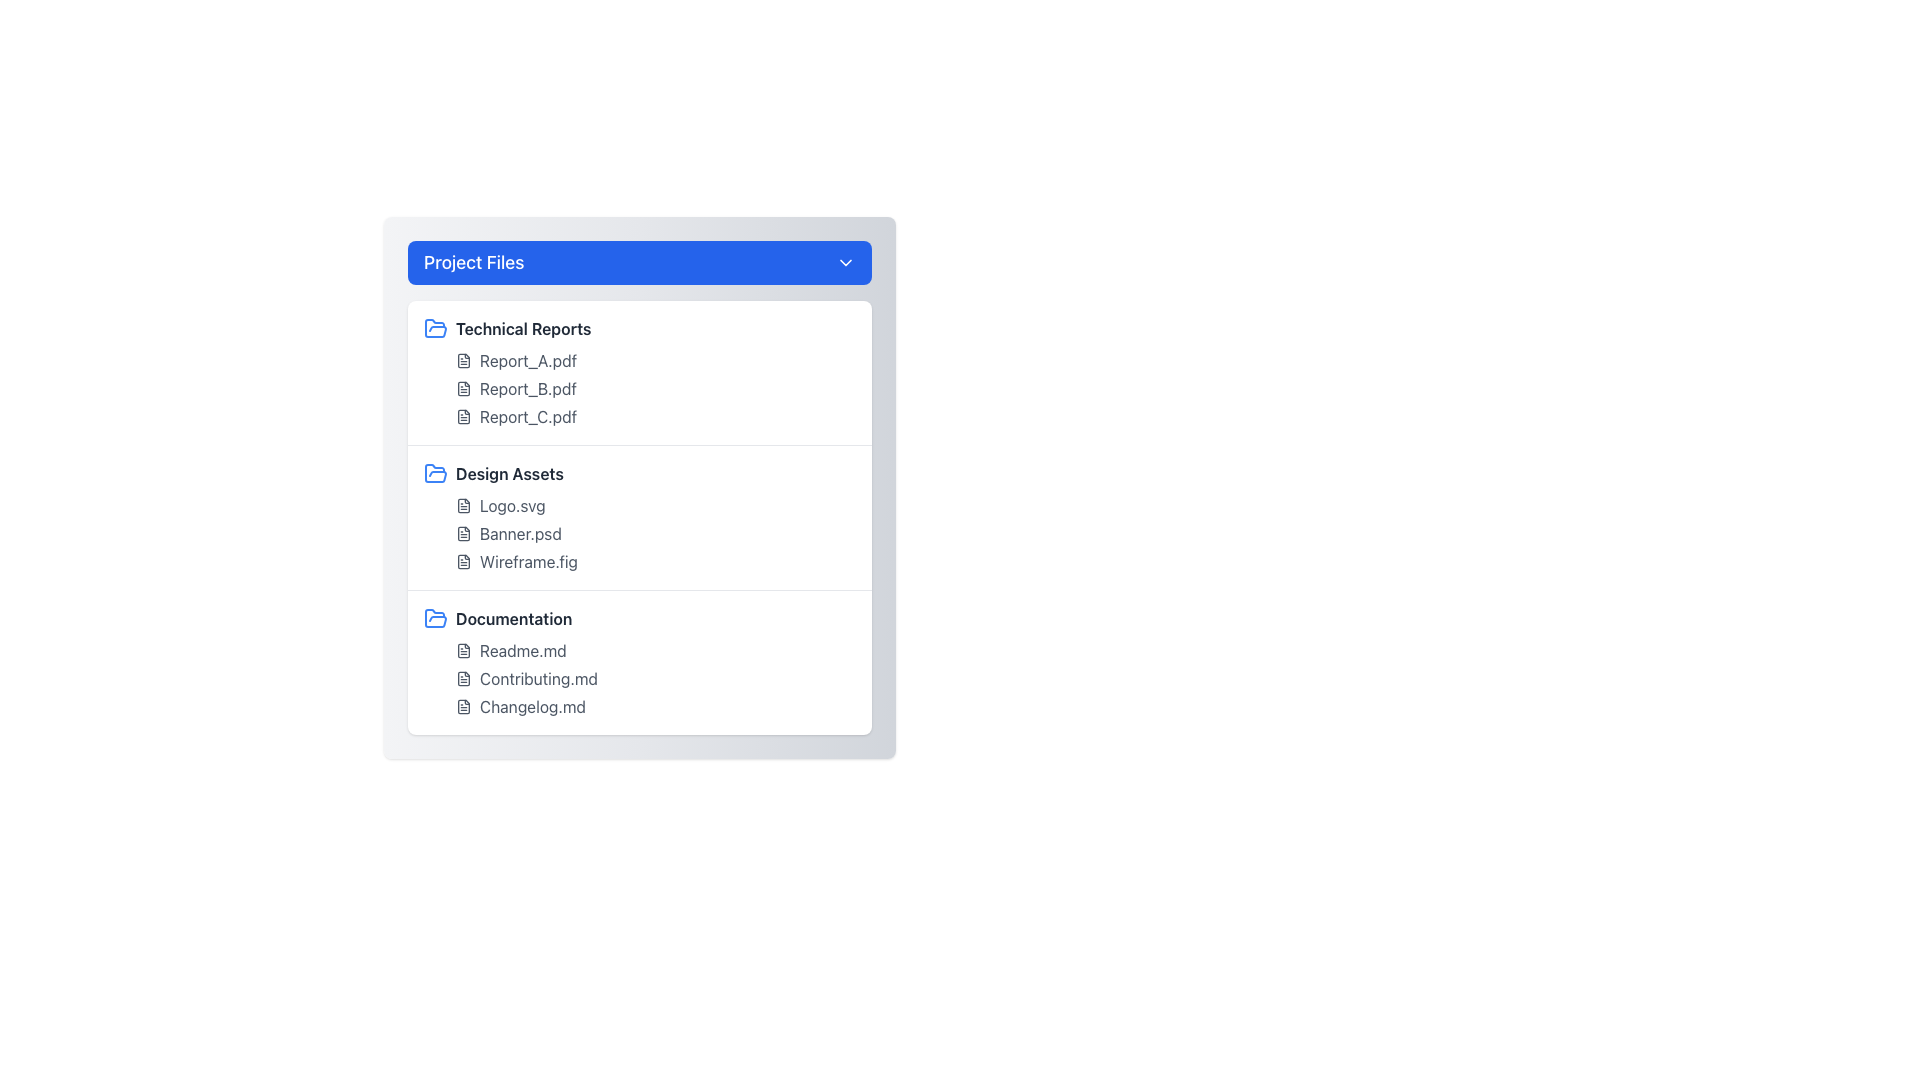 The height and width of the screenshot is (1080, 1920). Describe the element at coordinates (656, 415) in the screenshot. I see `the list item for 'Report_C.pdf' in the 'Technical Reports' category` at that location.